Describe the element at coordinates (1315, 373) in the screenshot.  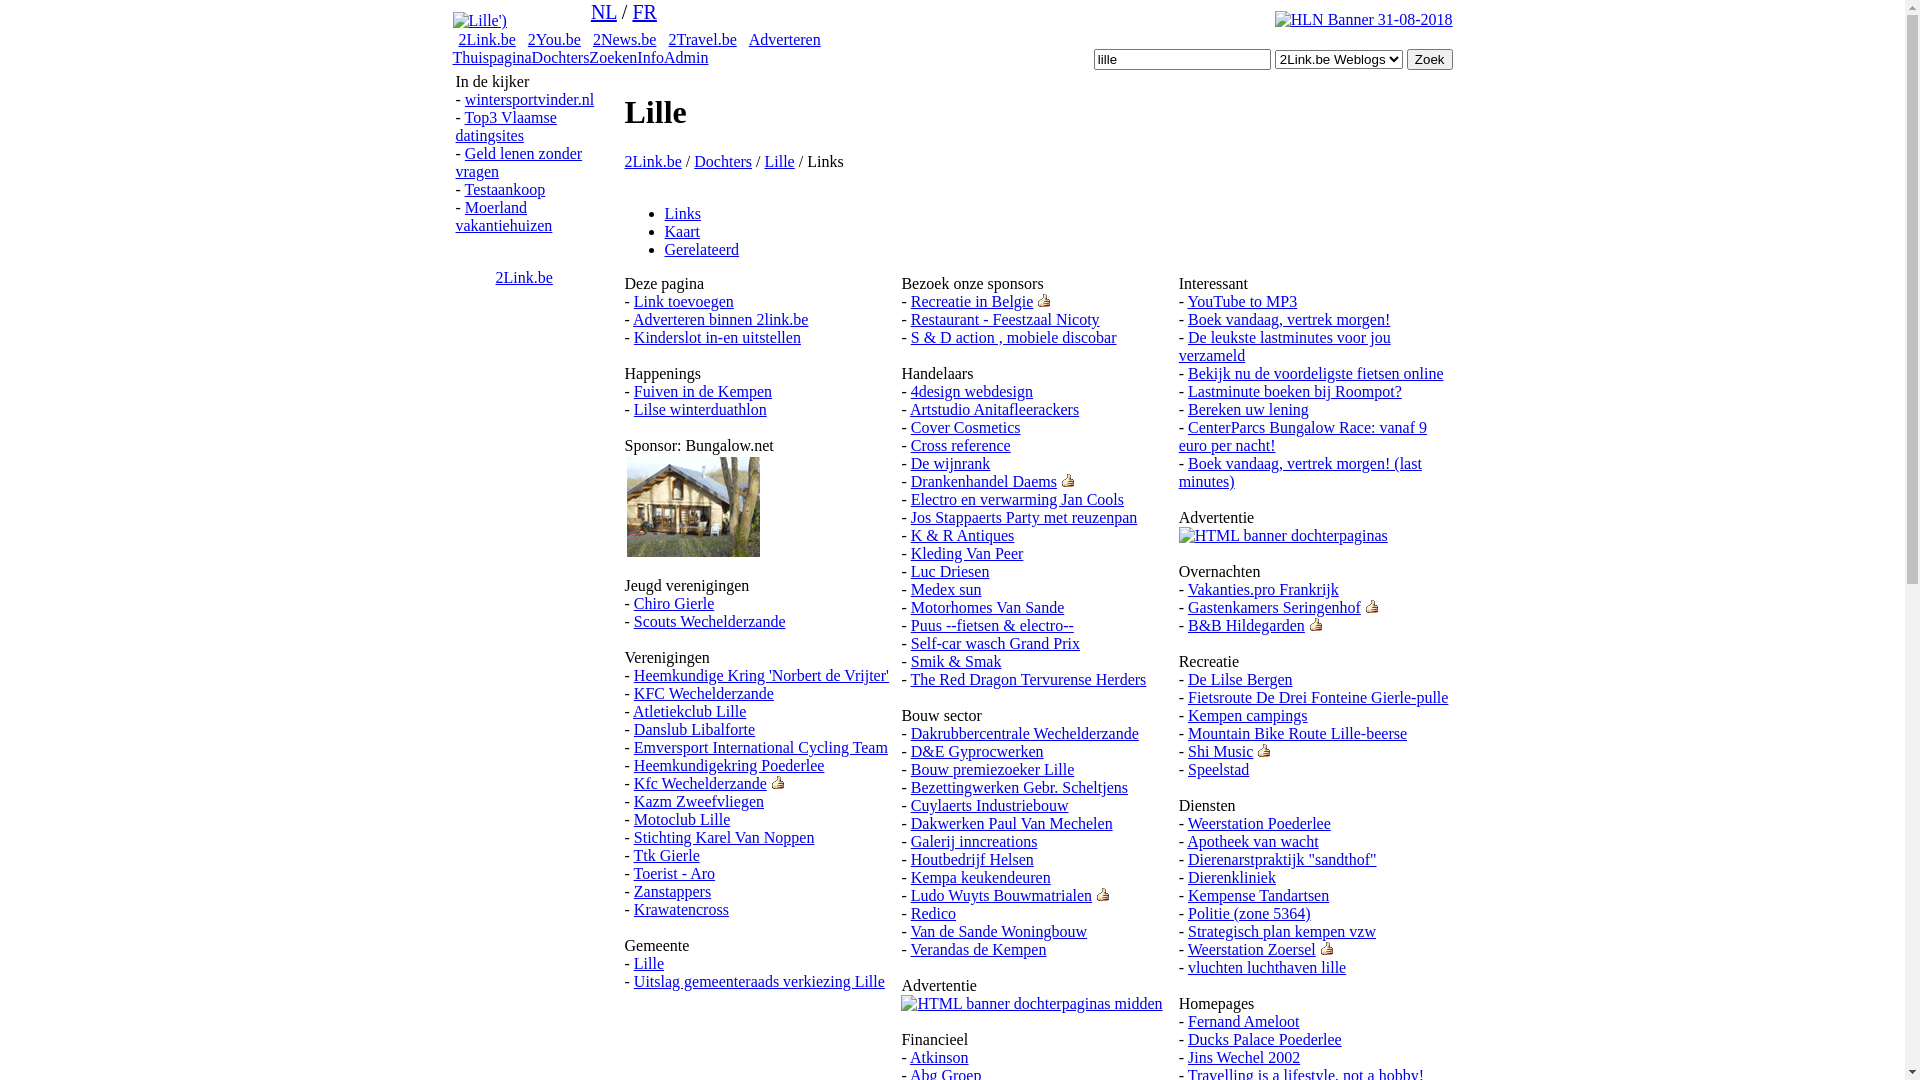
I see `'Bekijk nu de voordeligste fietsen online'` at that location.